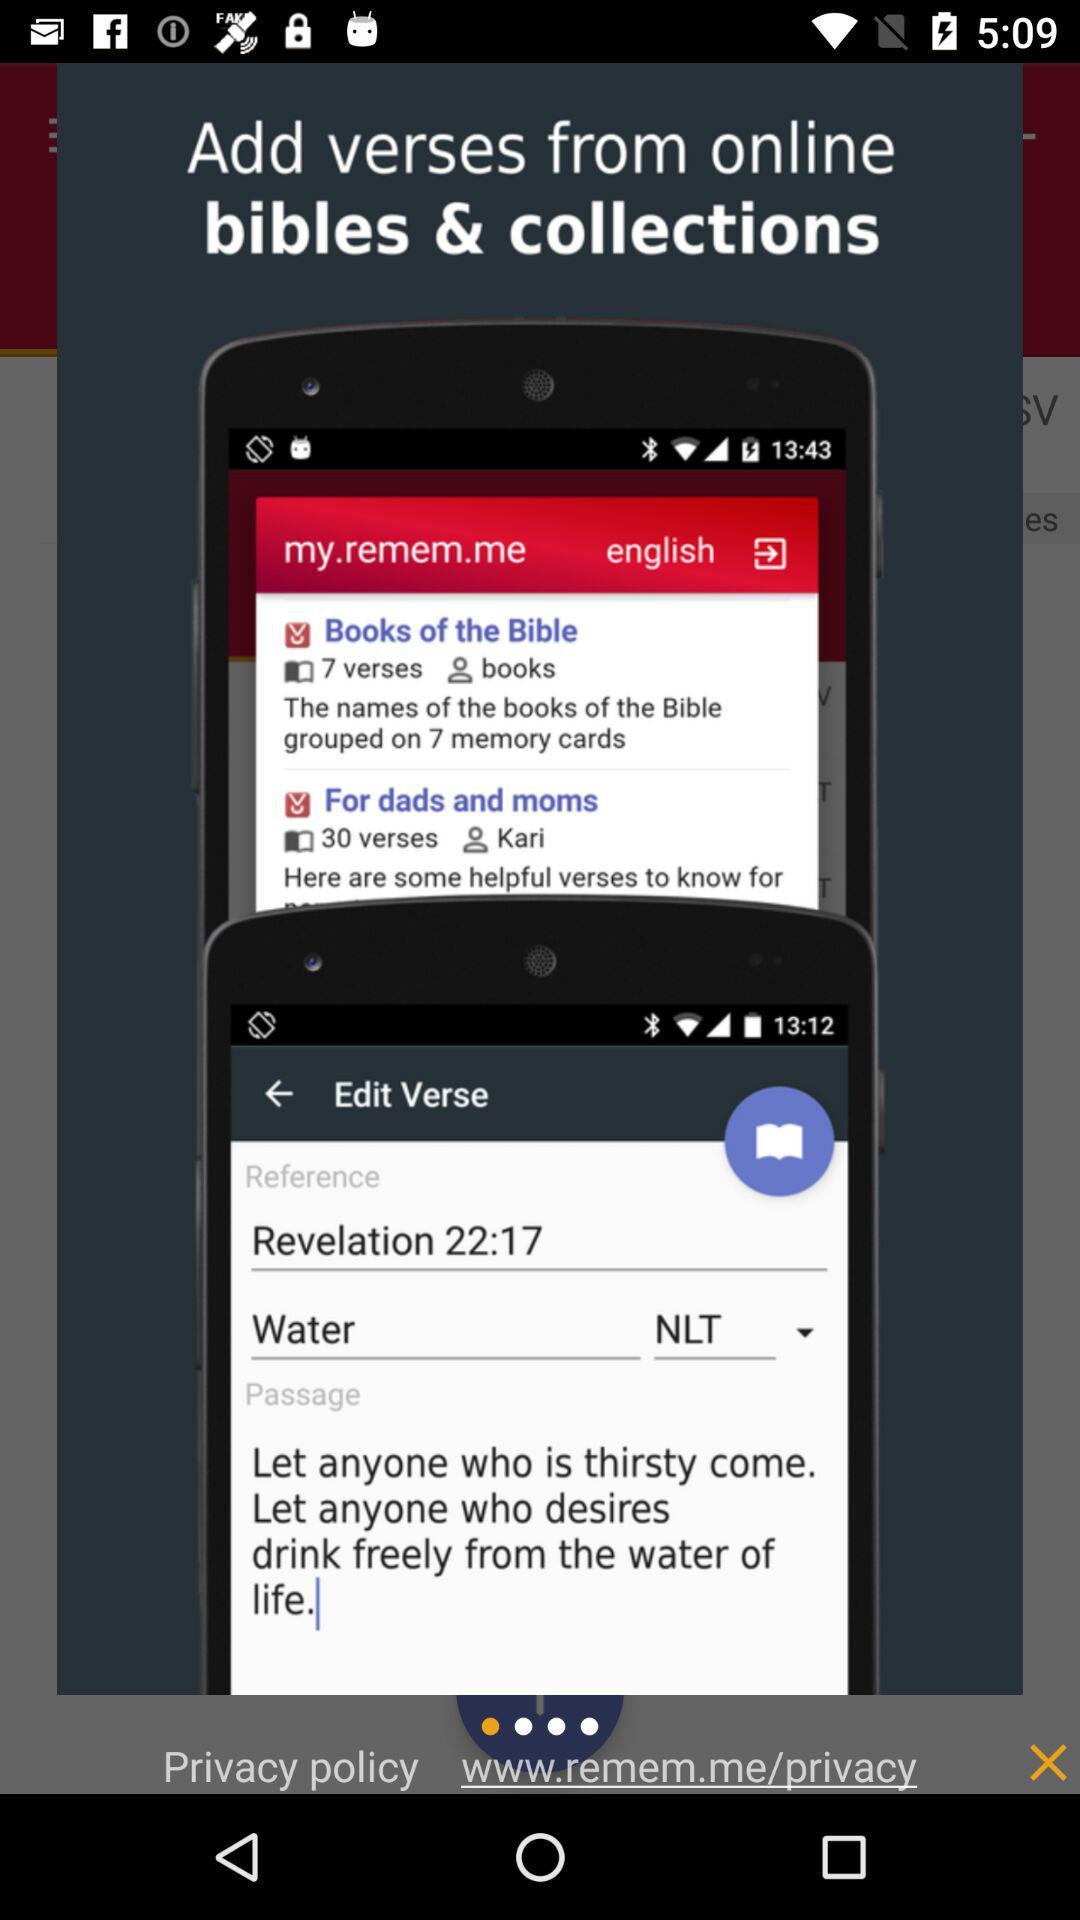  What do you see at coordinates (1006, 1740) in the screenshot?
I see `window` at bounding box center [1006, 1740].